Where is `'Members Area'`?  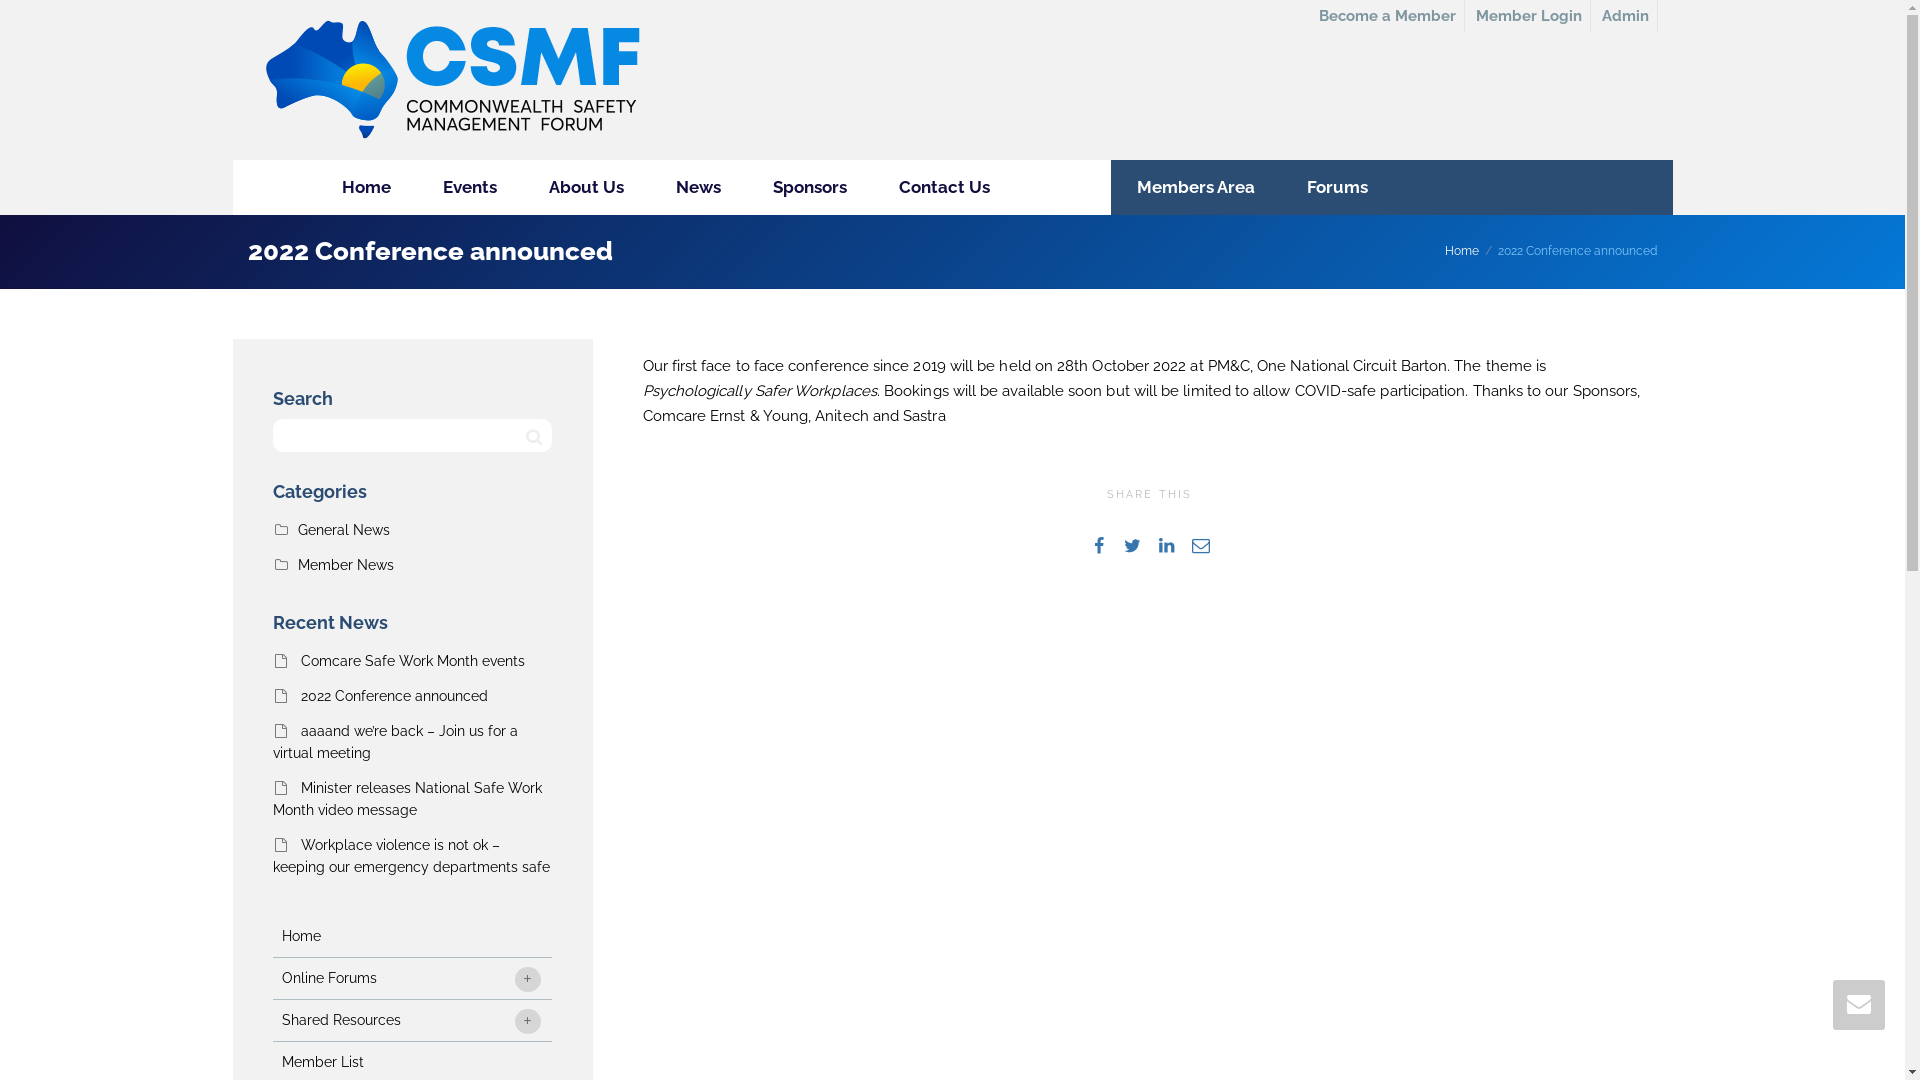 'Members Area' is located at coordinates (1195, 187).